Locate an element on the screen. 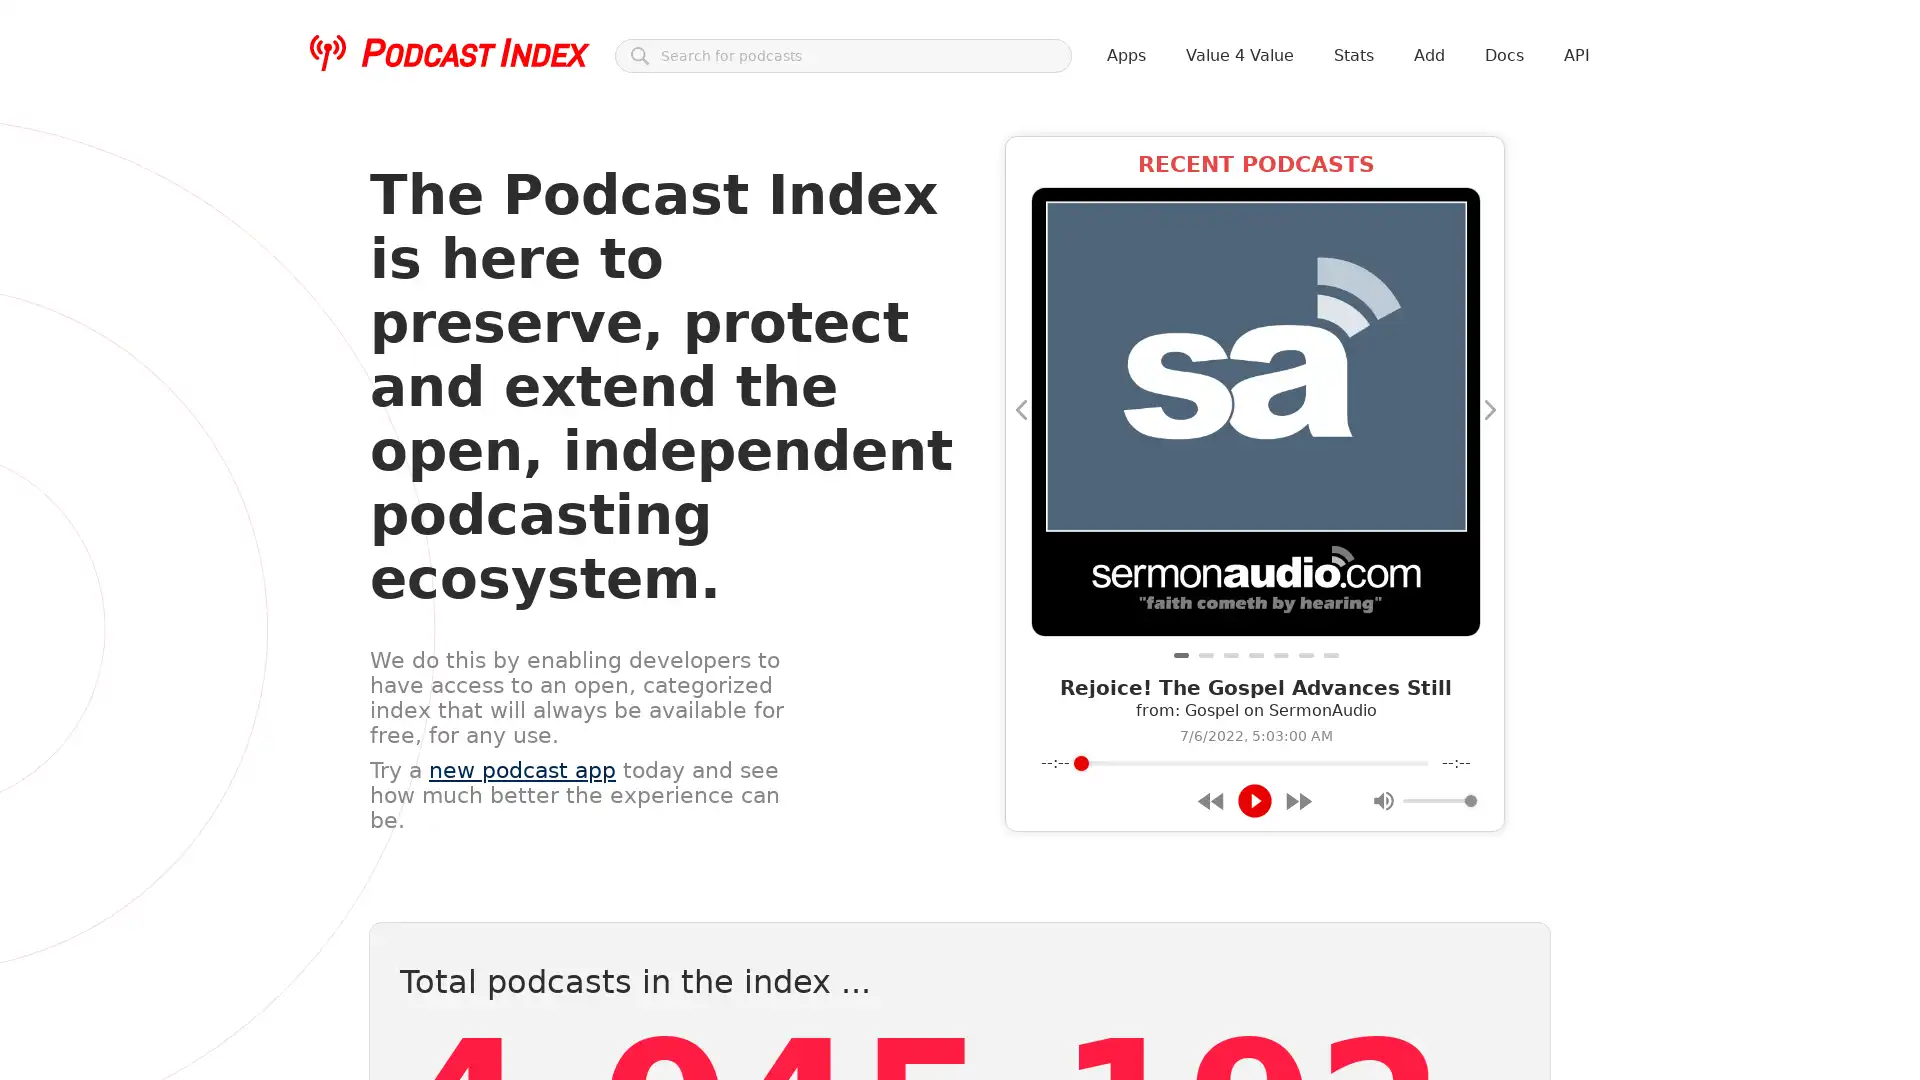 The width and height of the screenshot is (1920, 1080). Forward is located at coordinates (1298, 799).